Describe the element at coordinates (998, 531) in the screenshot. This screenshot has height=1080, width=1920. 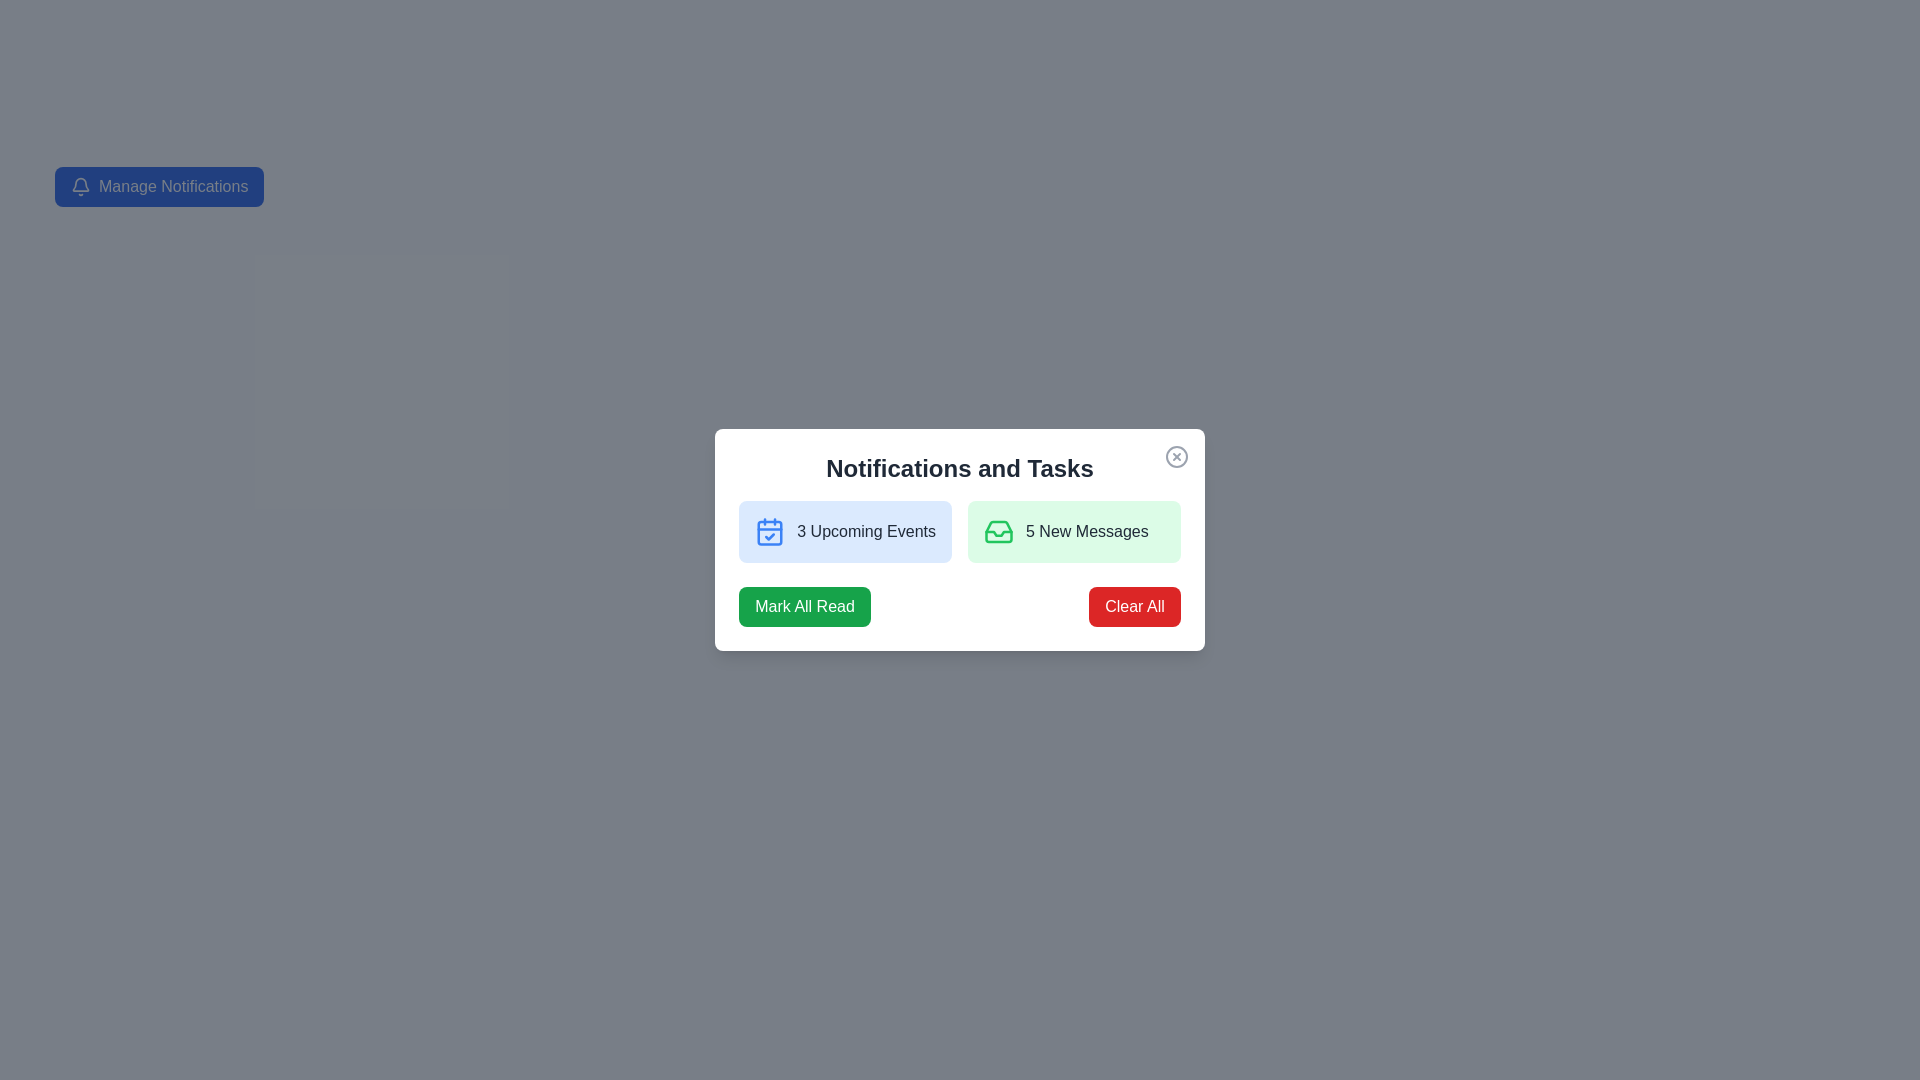
I see `the inbox icon with a green outline, which is located above the text label '5 New Messages'` at that location.